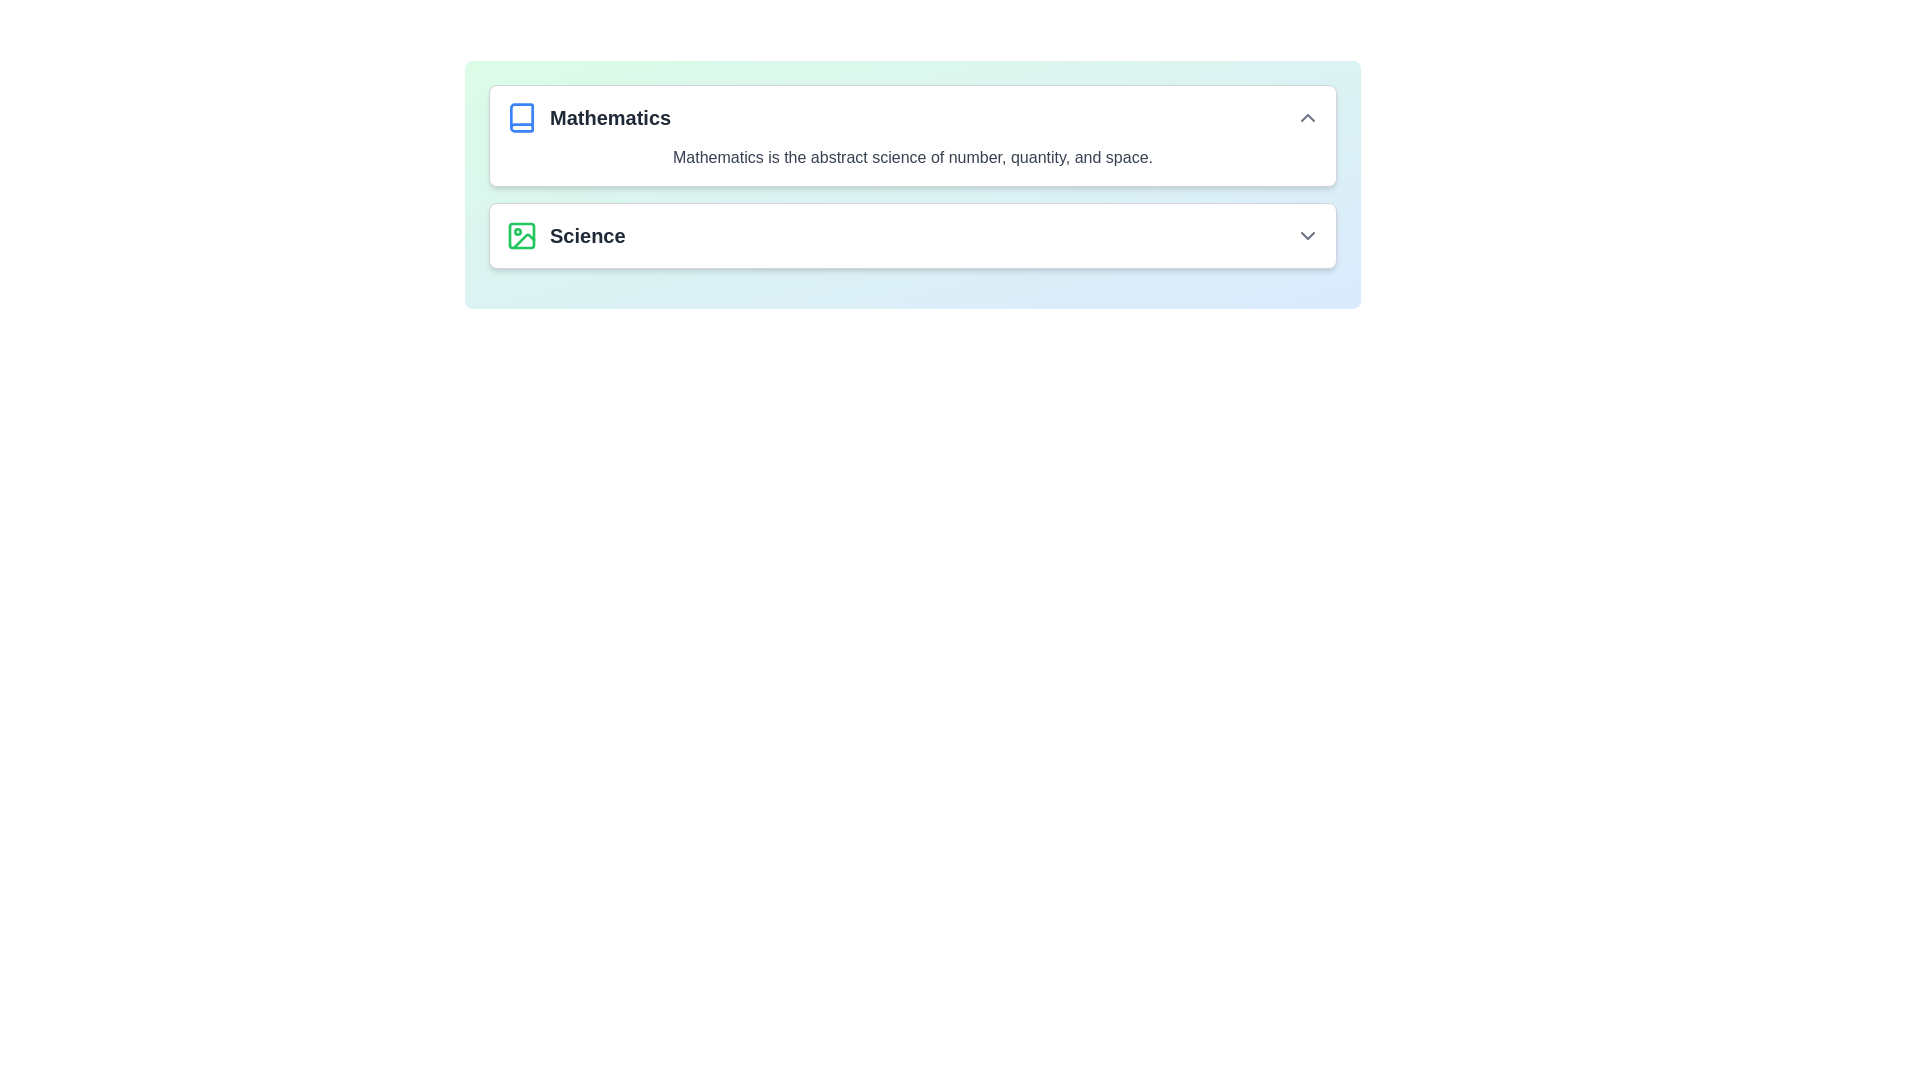 The height and width of the screenshot is (1080, 1920). What do you see at coordinates (522, 118) in the screenshot?
I see `the blue book icon positioned to the left of the bold 'Mathematics' title` at bounding box center [522, 118].